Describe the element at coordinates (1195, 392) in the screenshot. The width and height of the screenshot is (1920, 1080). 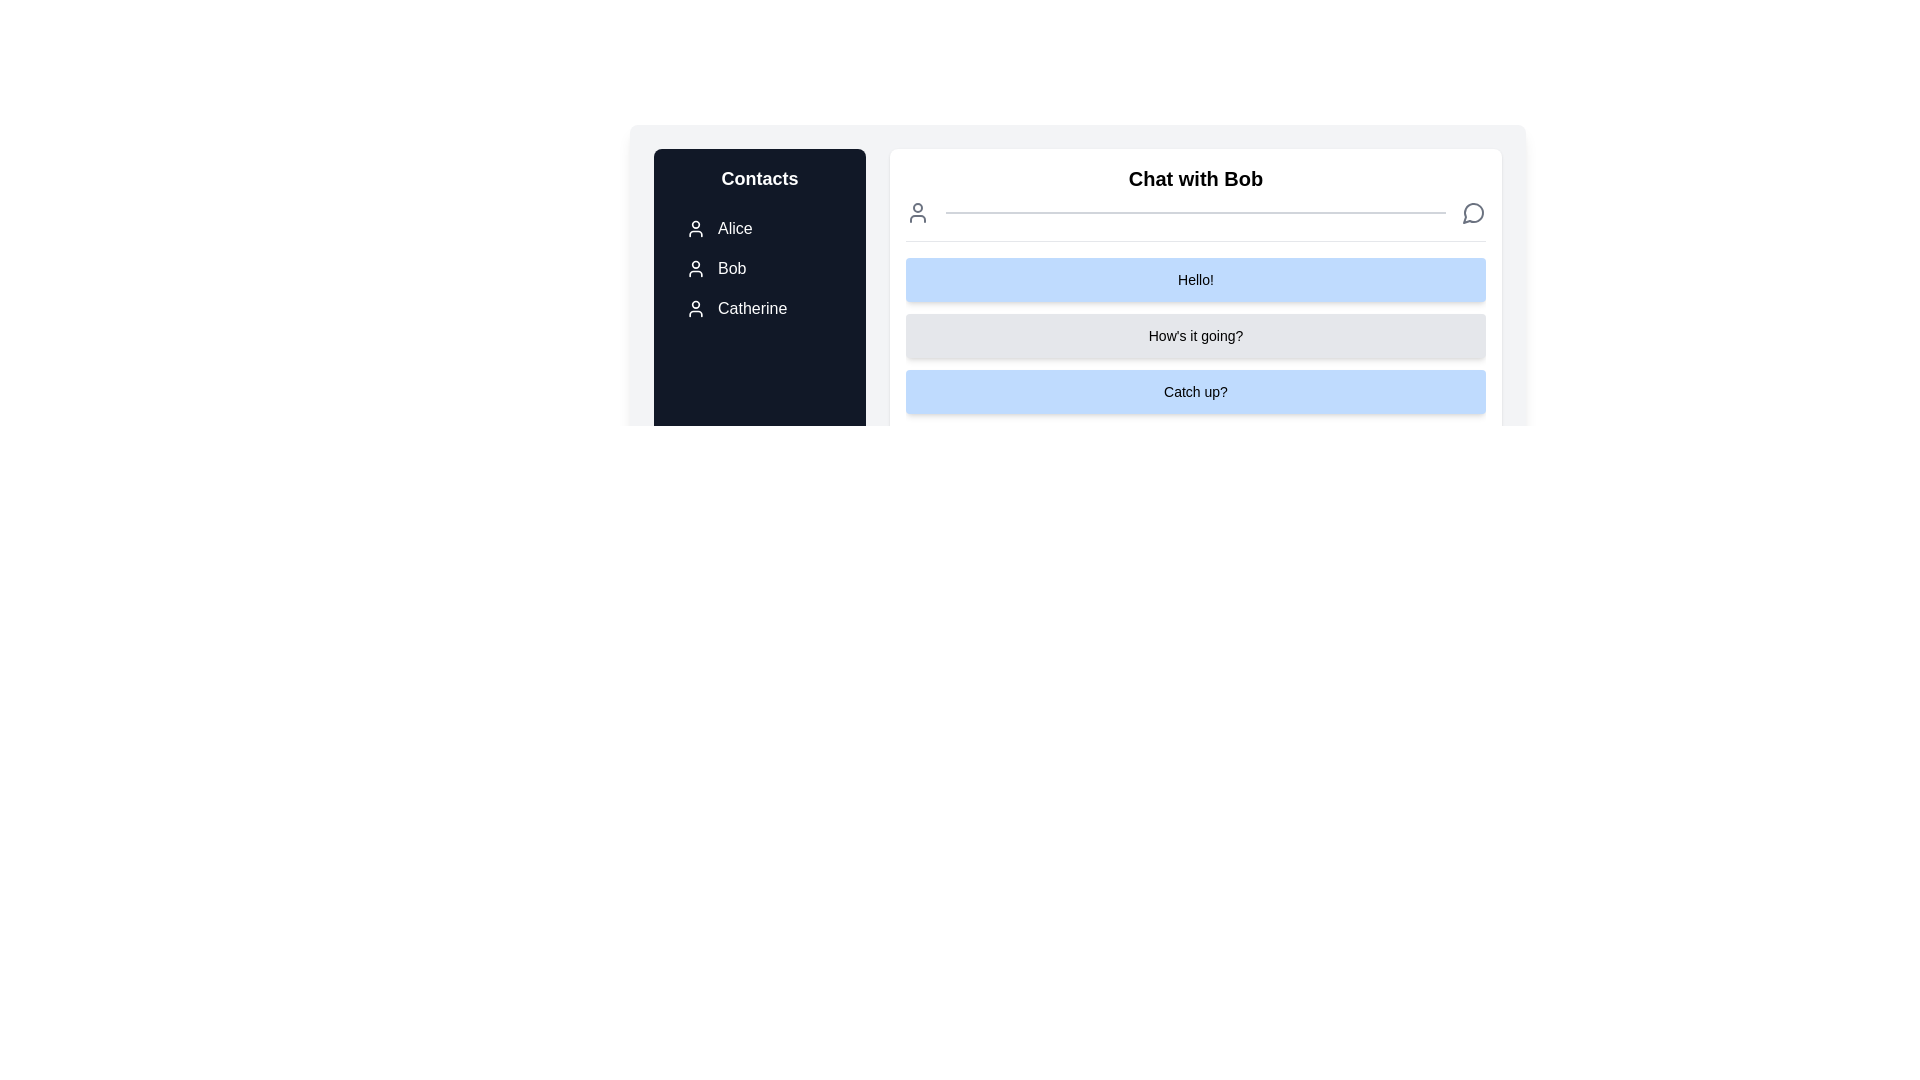
I see `the chat message bubble located at the bottom of the chat thread in the 'Chat with Bob' panel, which represents a chat message in a conversation` at that location.